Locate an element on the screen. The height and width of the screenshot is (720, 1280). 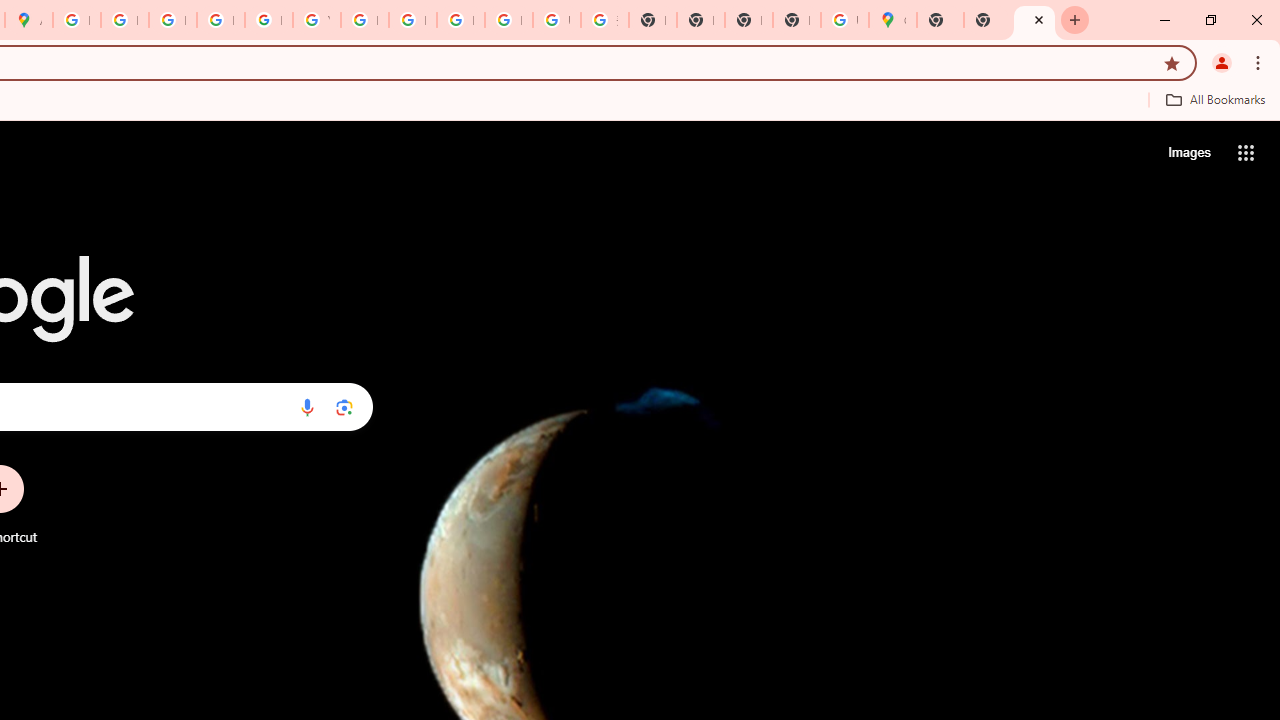
'New Tab' is located at coordinates (987, 20).